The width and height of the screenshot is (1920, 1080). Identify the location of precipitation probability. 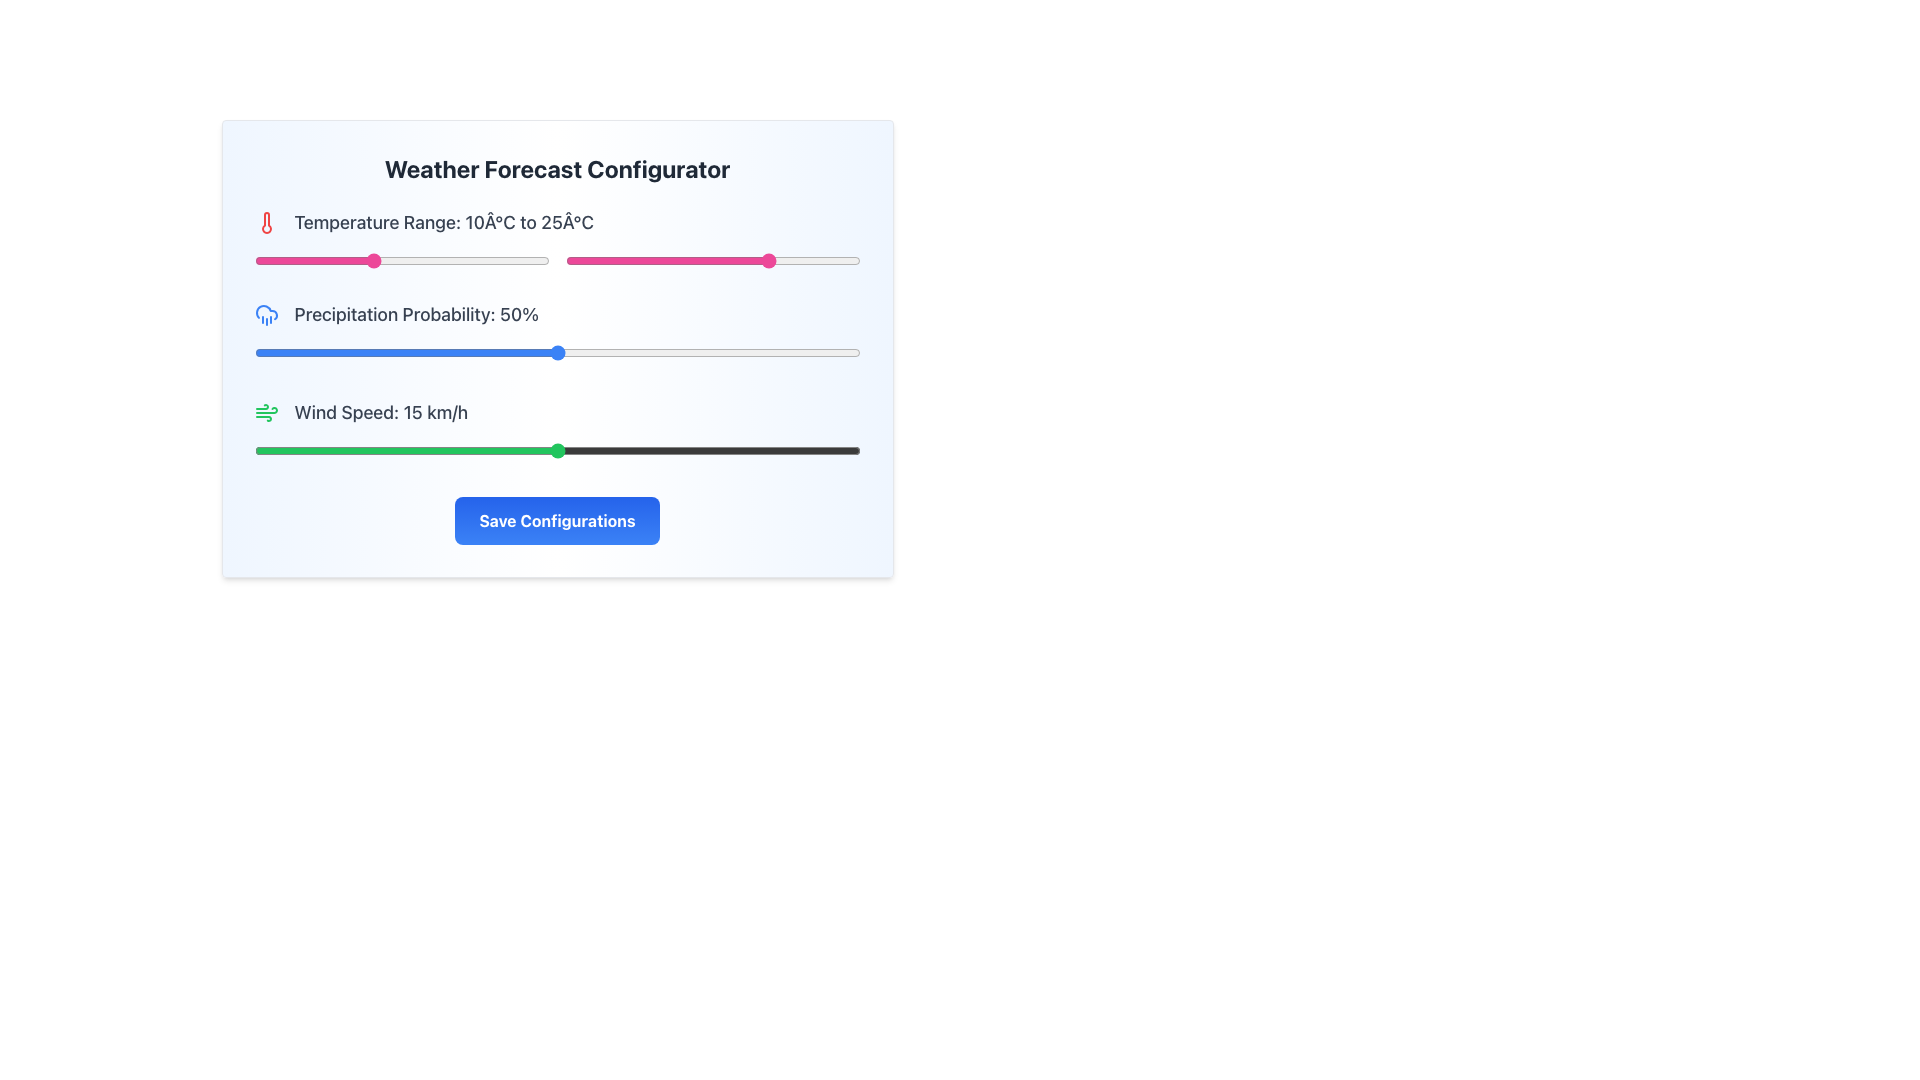
(539, 352).